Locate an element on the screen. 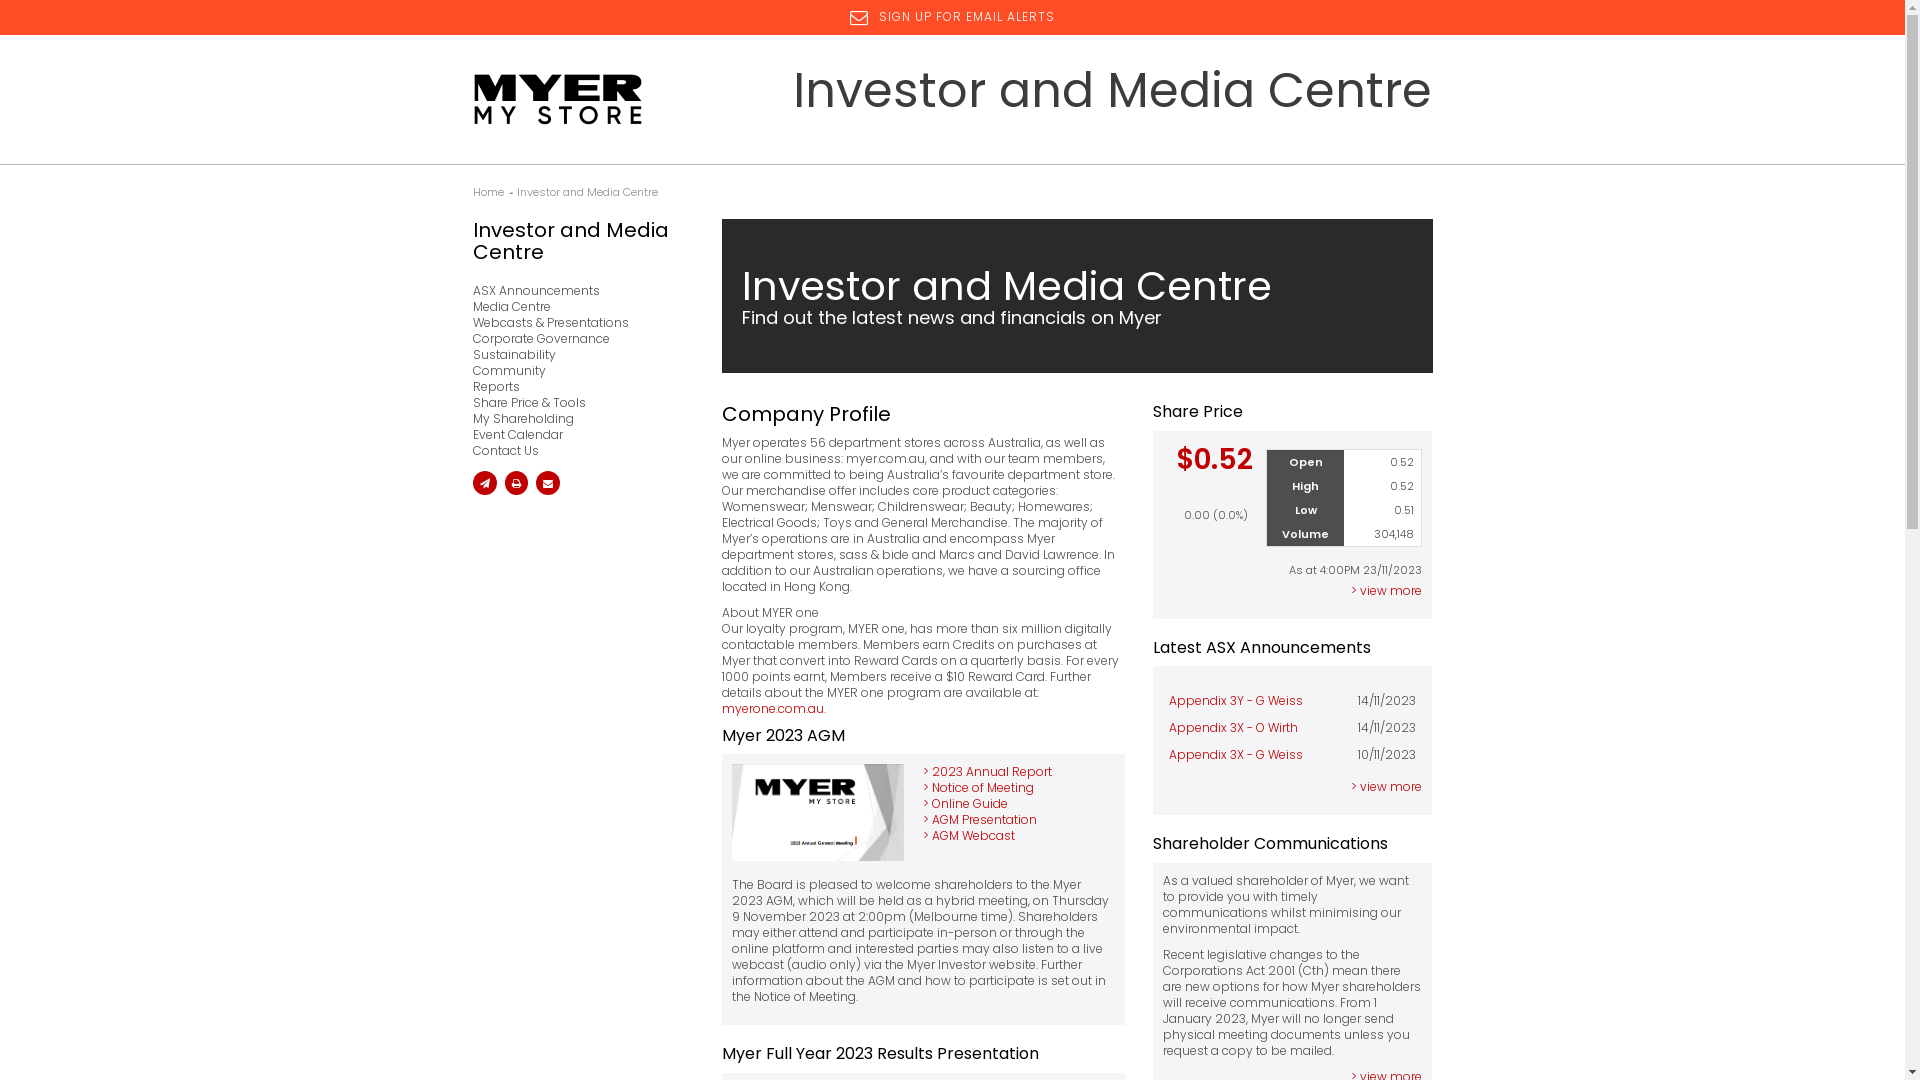  'My Shareholding' is located at coordinates (470, 418).